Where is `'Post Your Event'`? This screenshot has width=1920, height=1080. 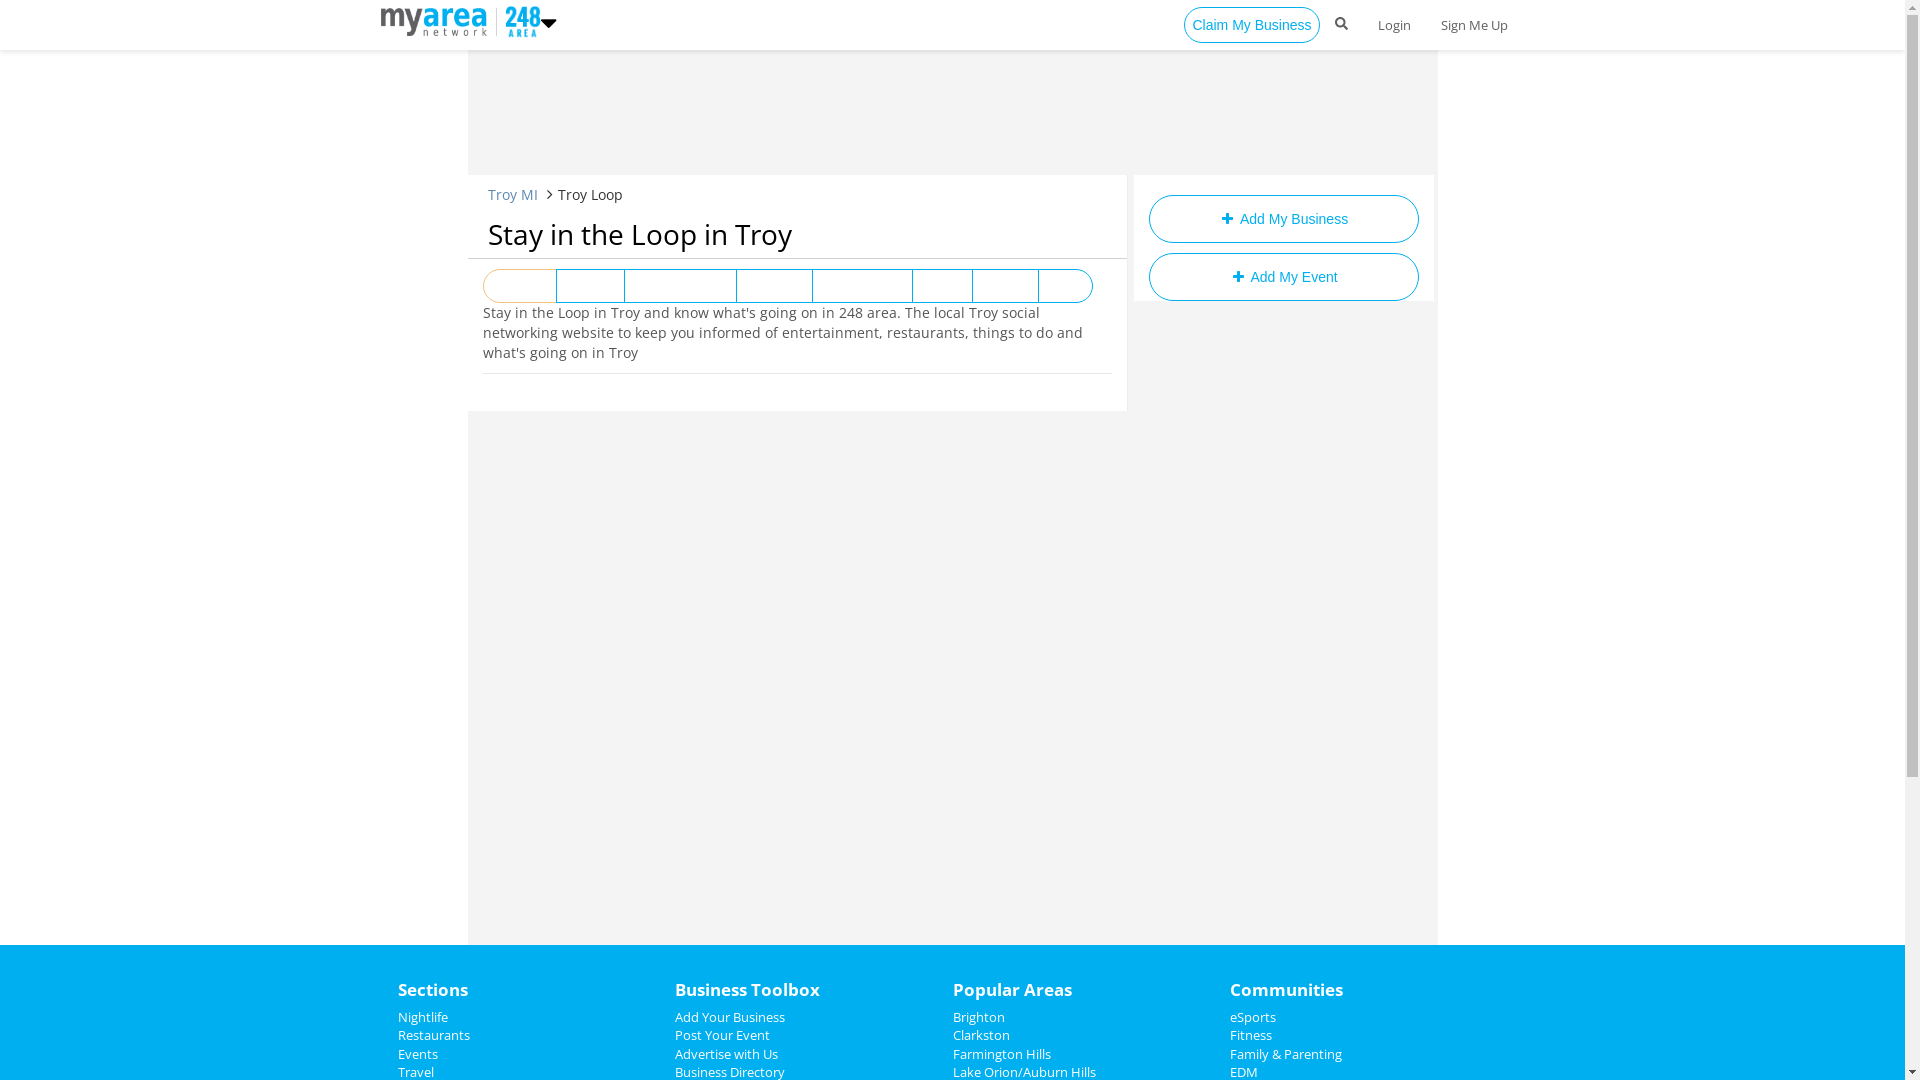
'Post Your Event' is located at coordinates (721, 1034).